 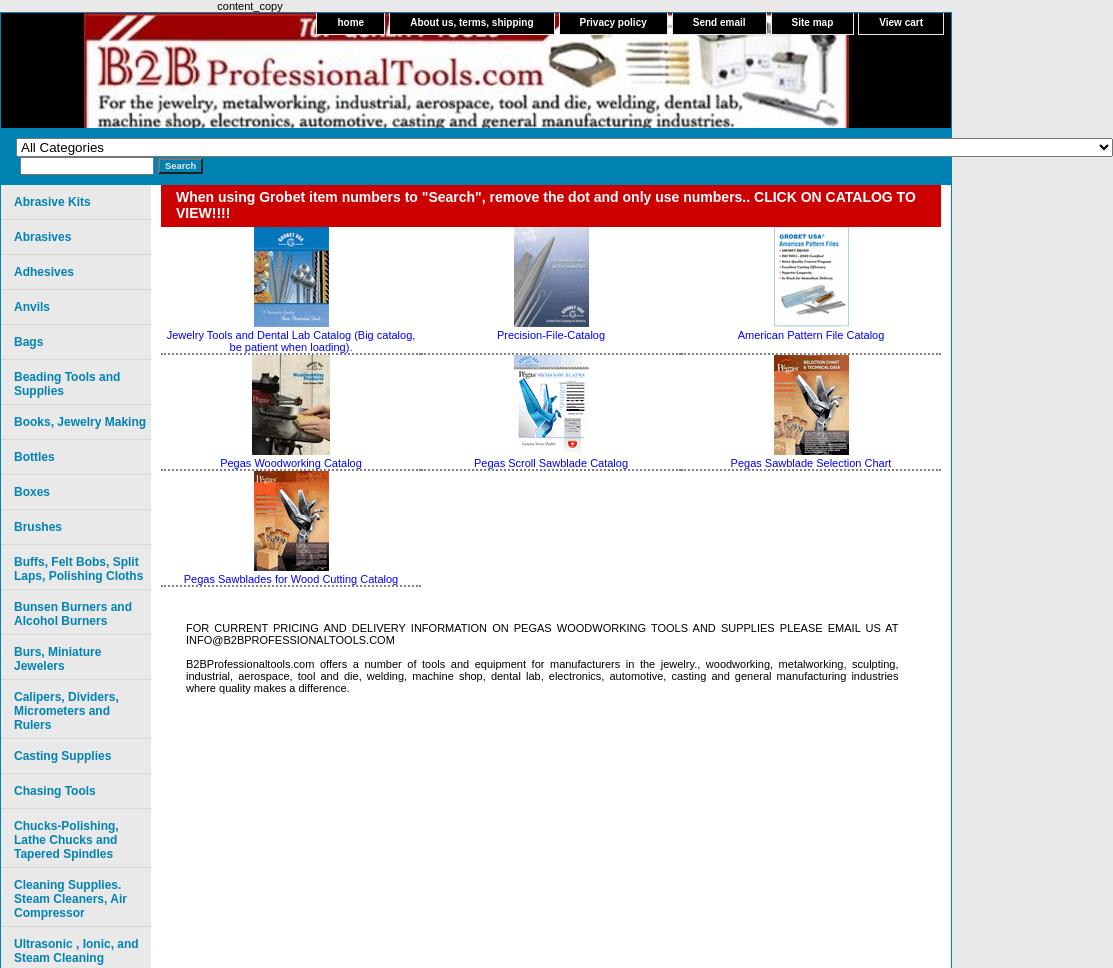 I want to click on 'Buffs, Felt Bobs, Split Laps, Polishing Cloths', so click(x=78, y=568).